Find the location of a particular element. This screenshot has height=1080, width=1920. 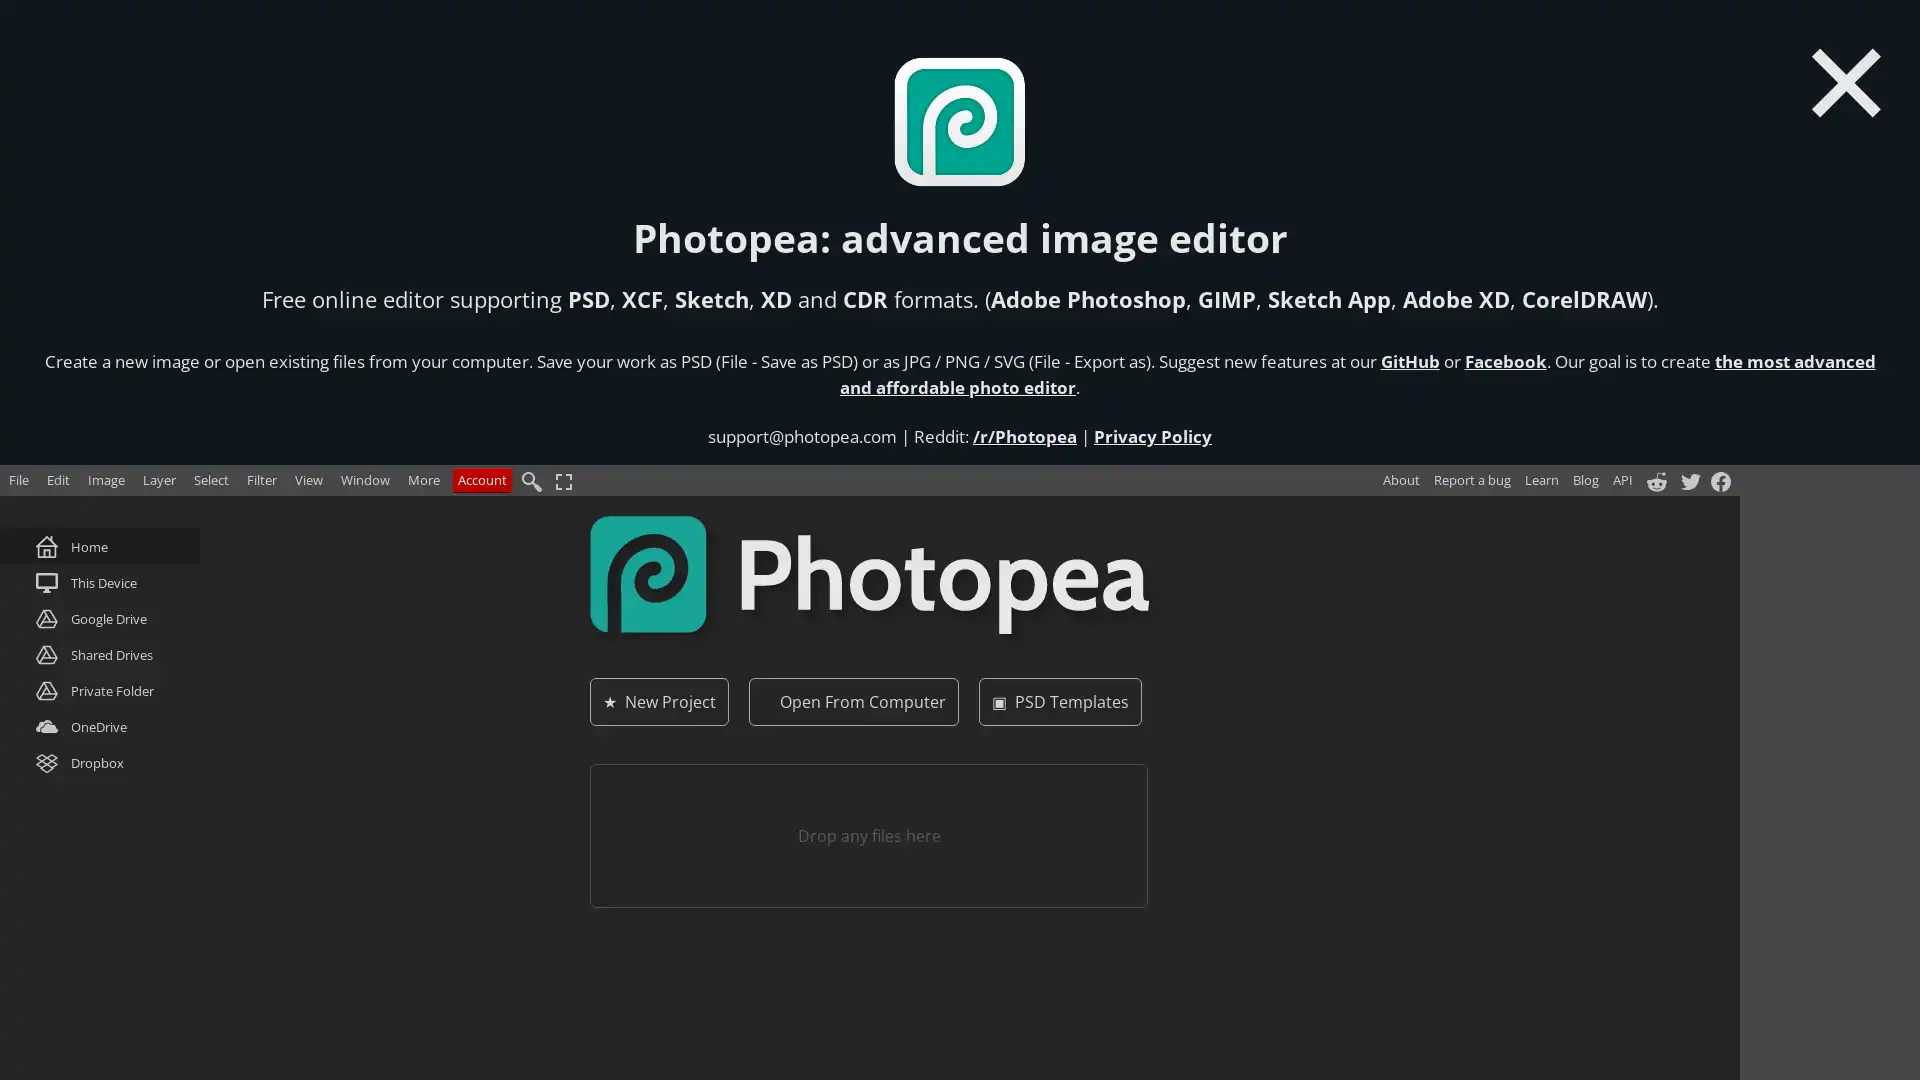

Report a bug is located at coordinates (1472, 15).